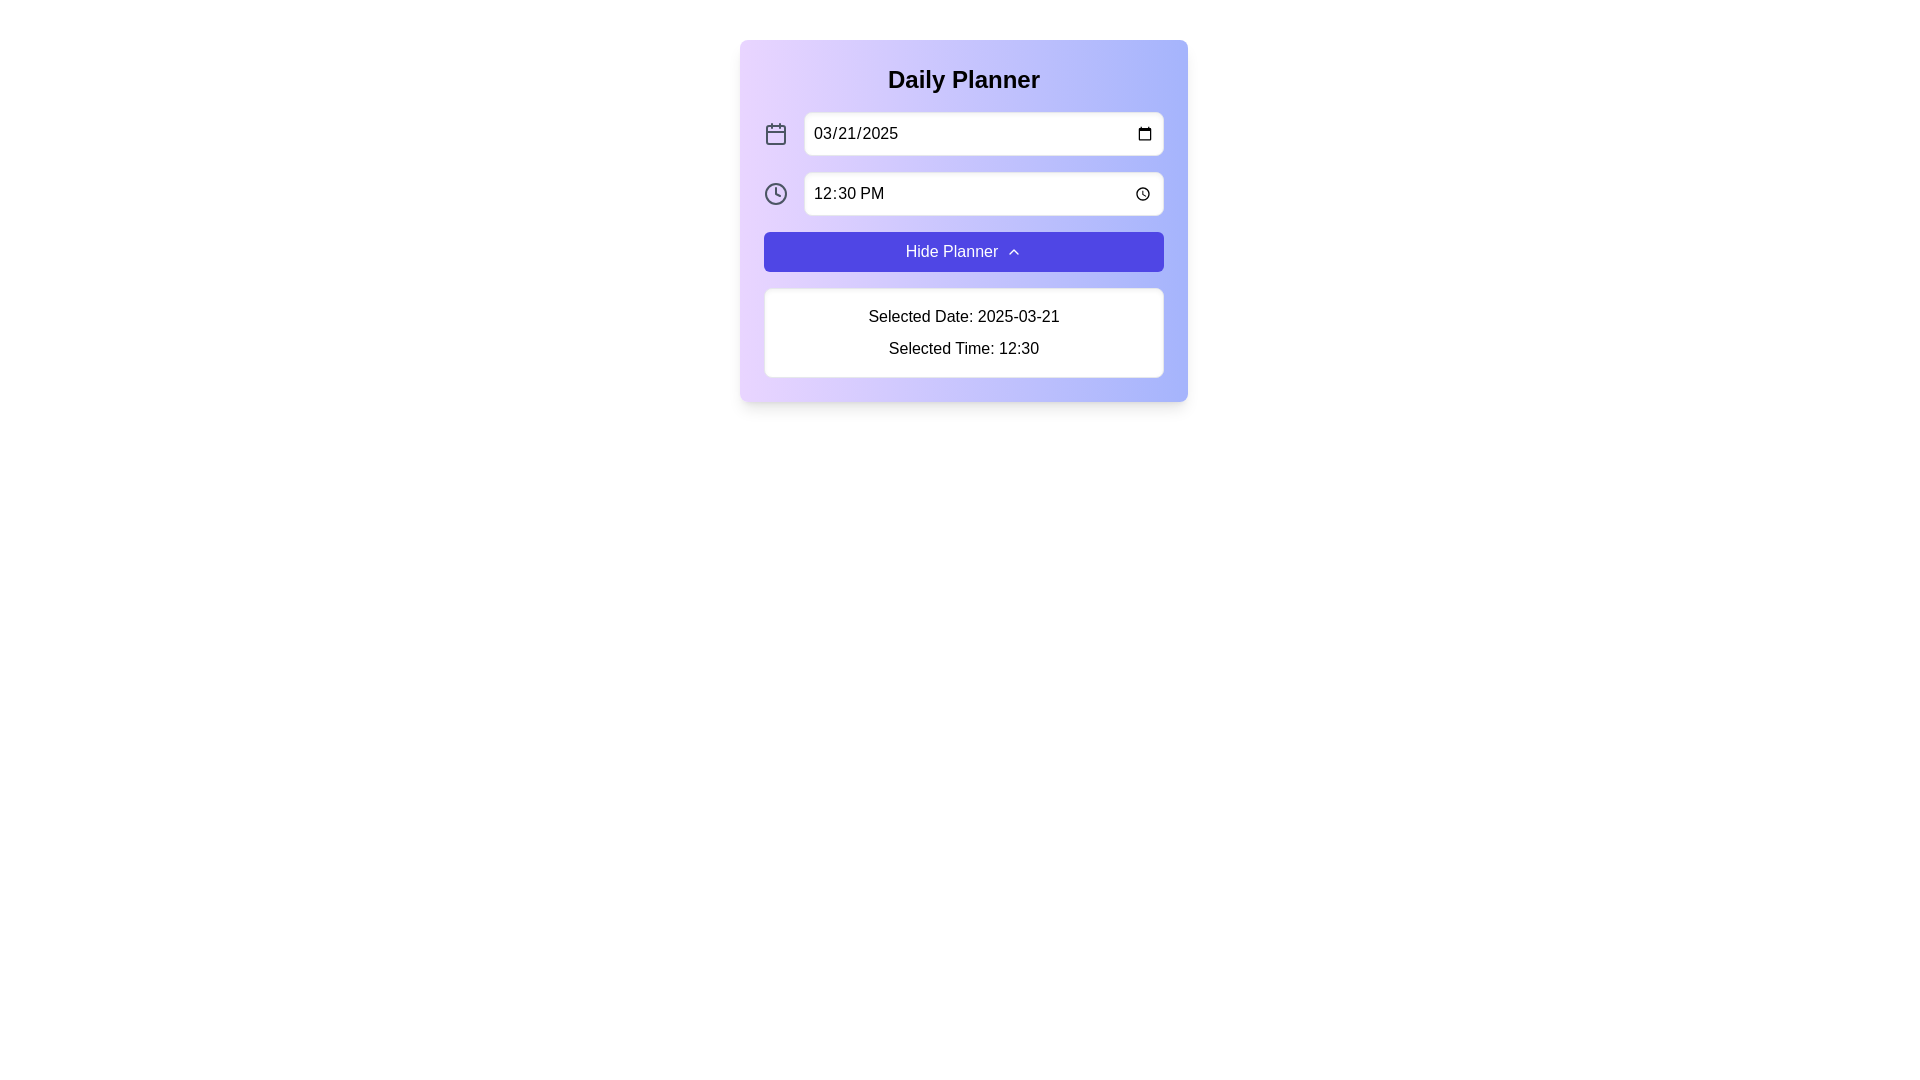 The image size is (1920, 1080). I want to click on the circular decorative element within the clock icon located to the left of the '12:30 PM' input field, so click(775, 193).